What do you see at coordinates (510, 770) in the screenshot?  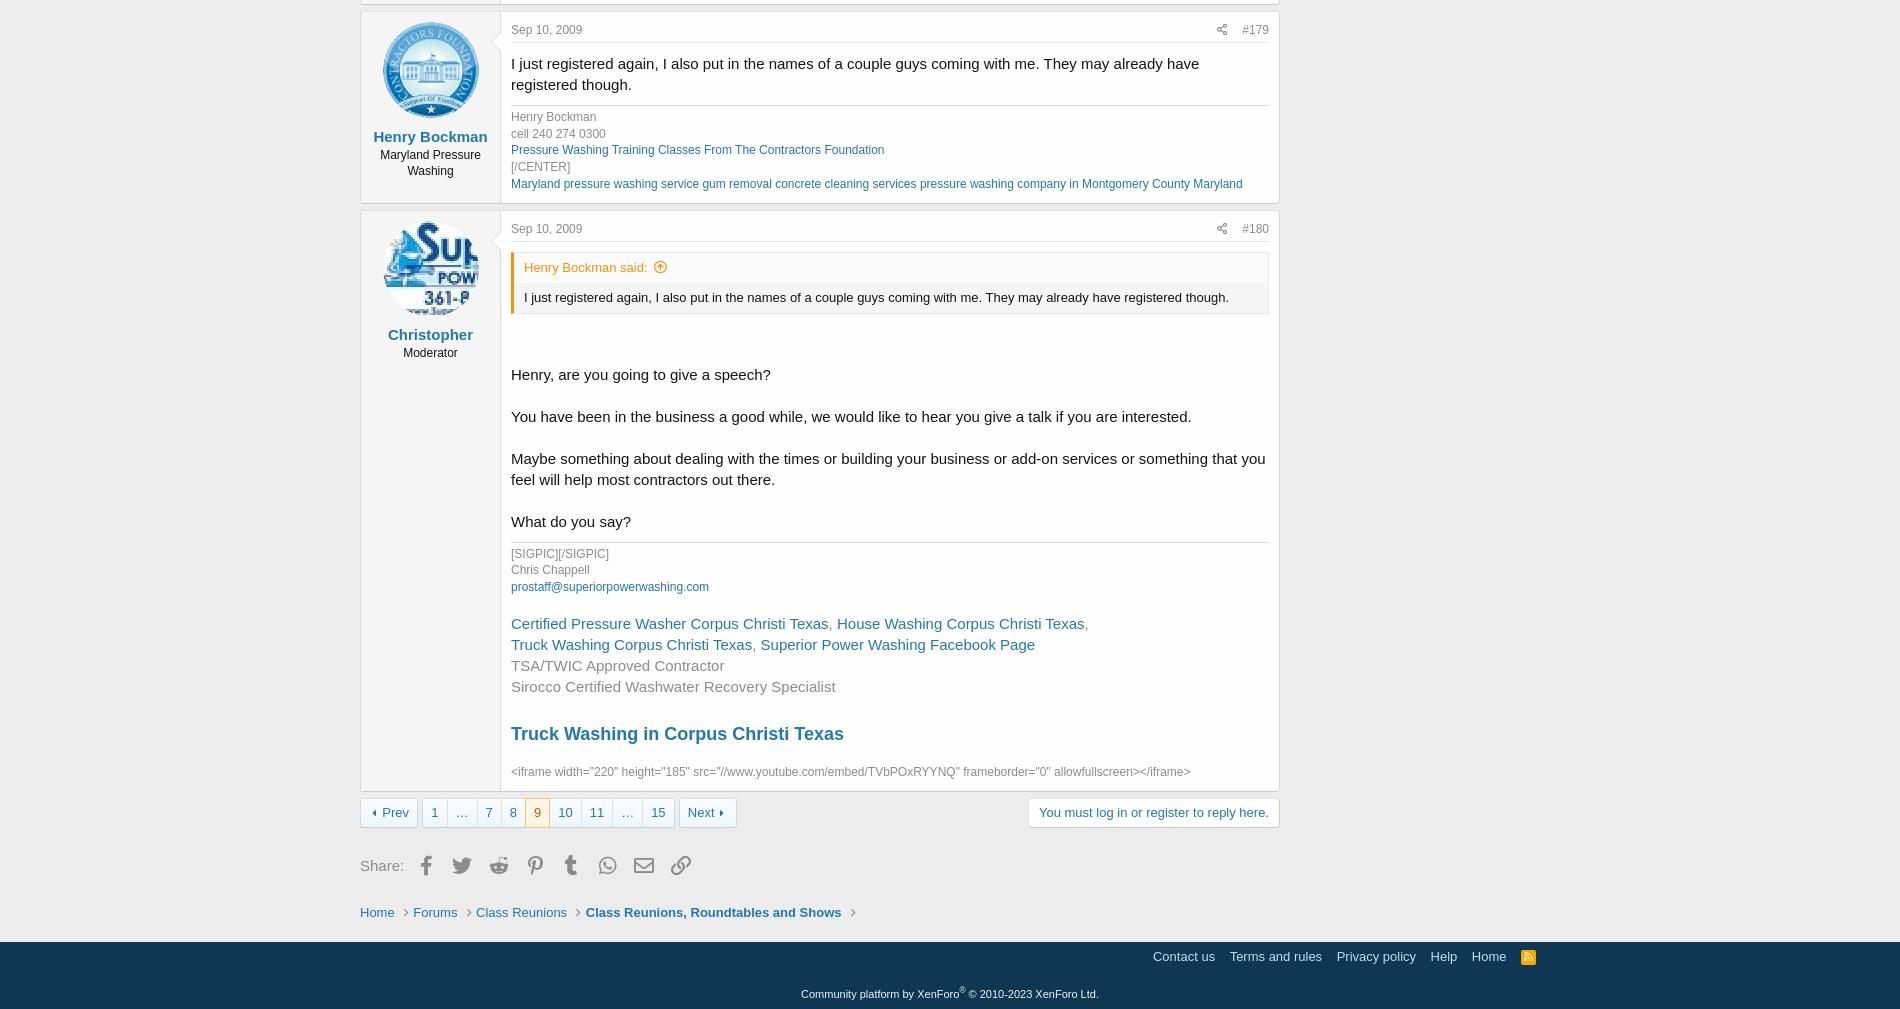 I see `'<iframe width="220" height="185" src="//www.youtube.com/embed/TVbPOxRYYNQ" frameborder="0" allowfullscreen></iframe>'` at bounding box center [510, 770].